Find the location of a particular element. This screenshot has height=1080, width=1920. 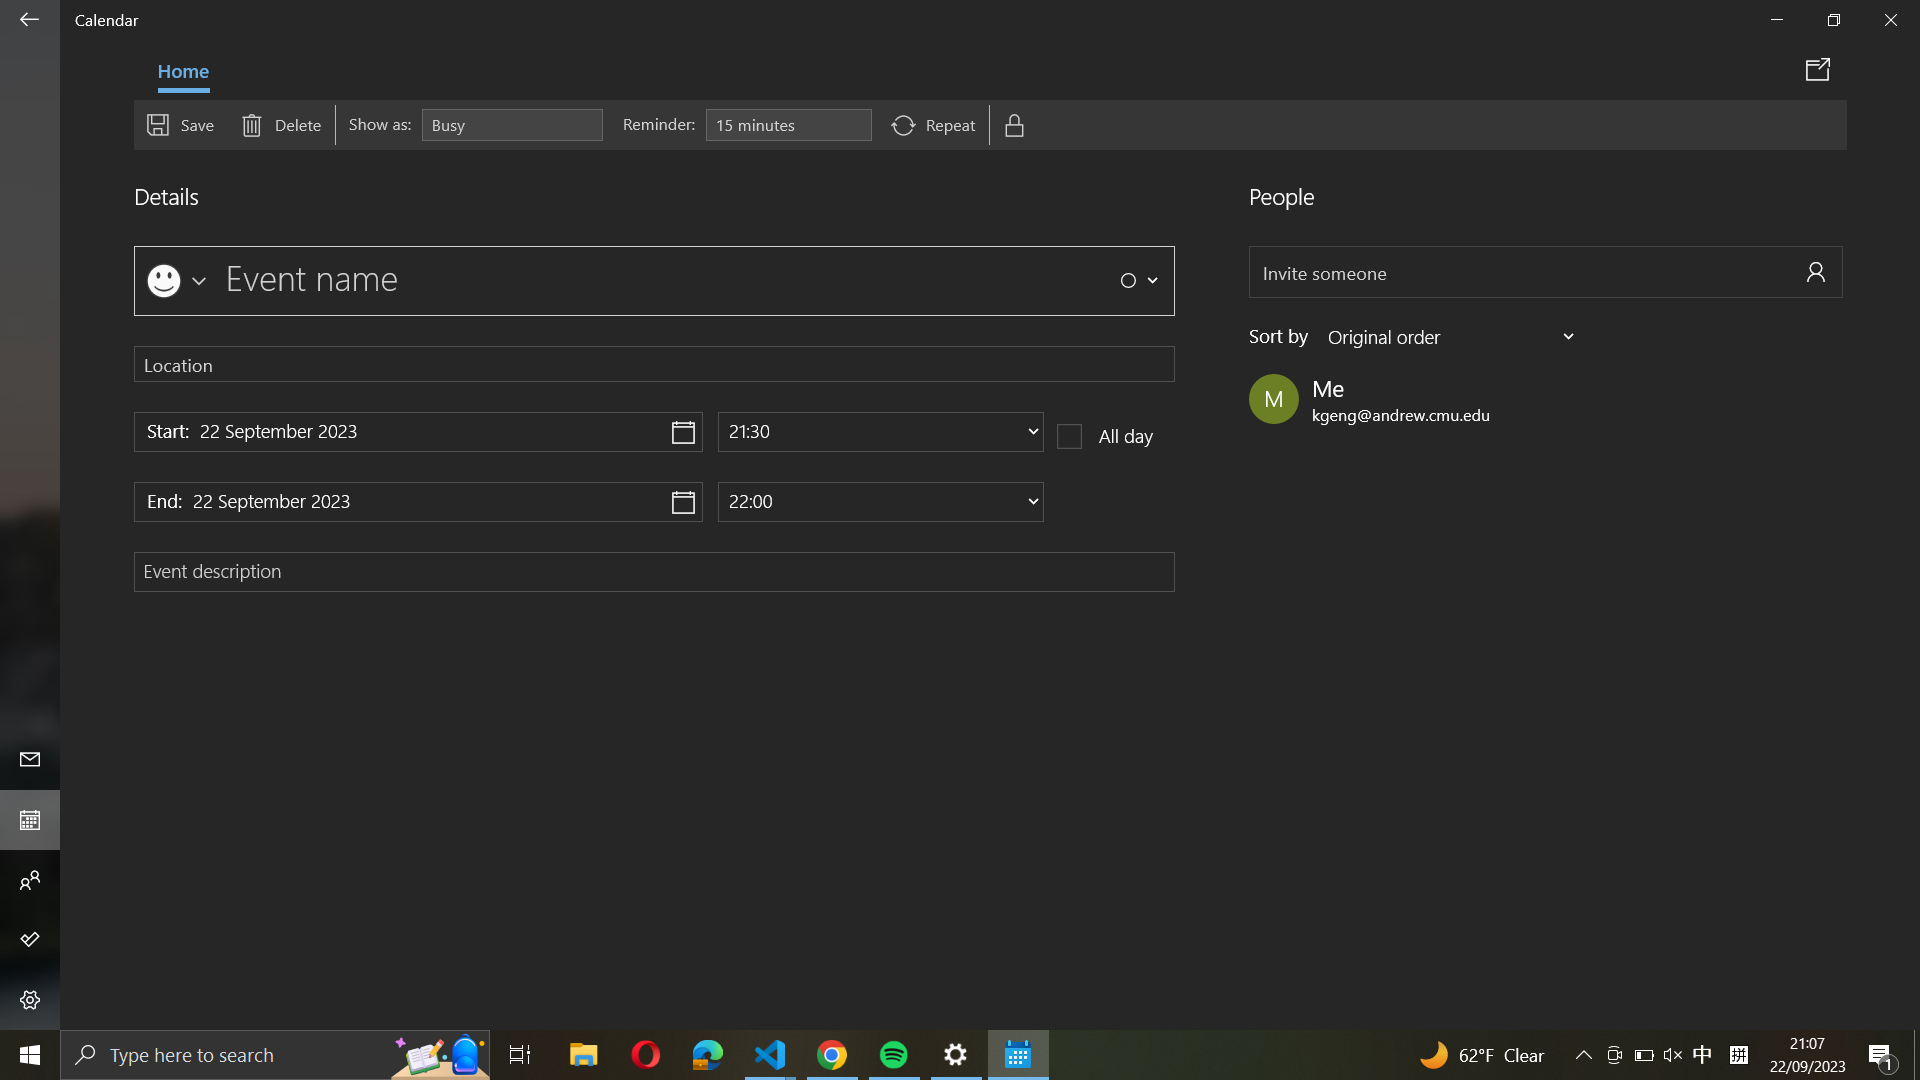

Organize event attendees by their last name is located at coordinates (1453, 335).